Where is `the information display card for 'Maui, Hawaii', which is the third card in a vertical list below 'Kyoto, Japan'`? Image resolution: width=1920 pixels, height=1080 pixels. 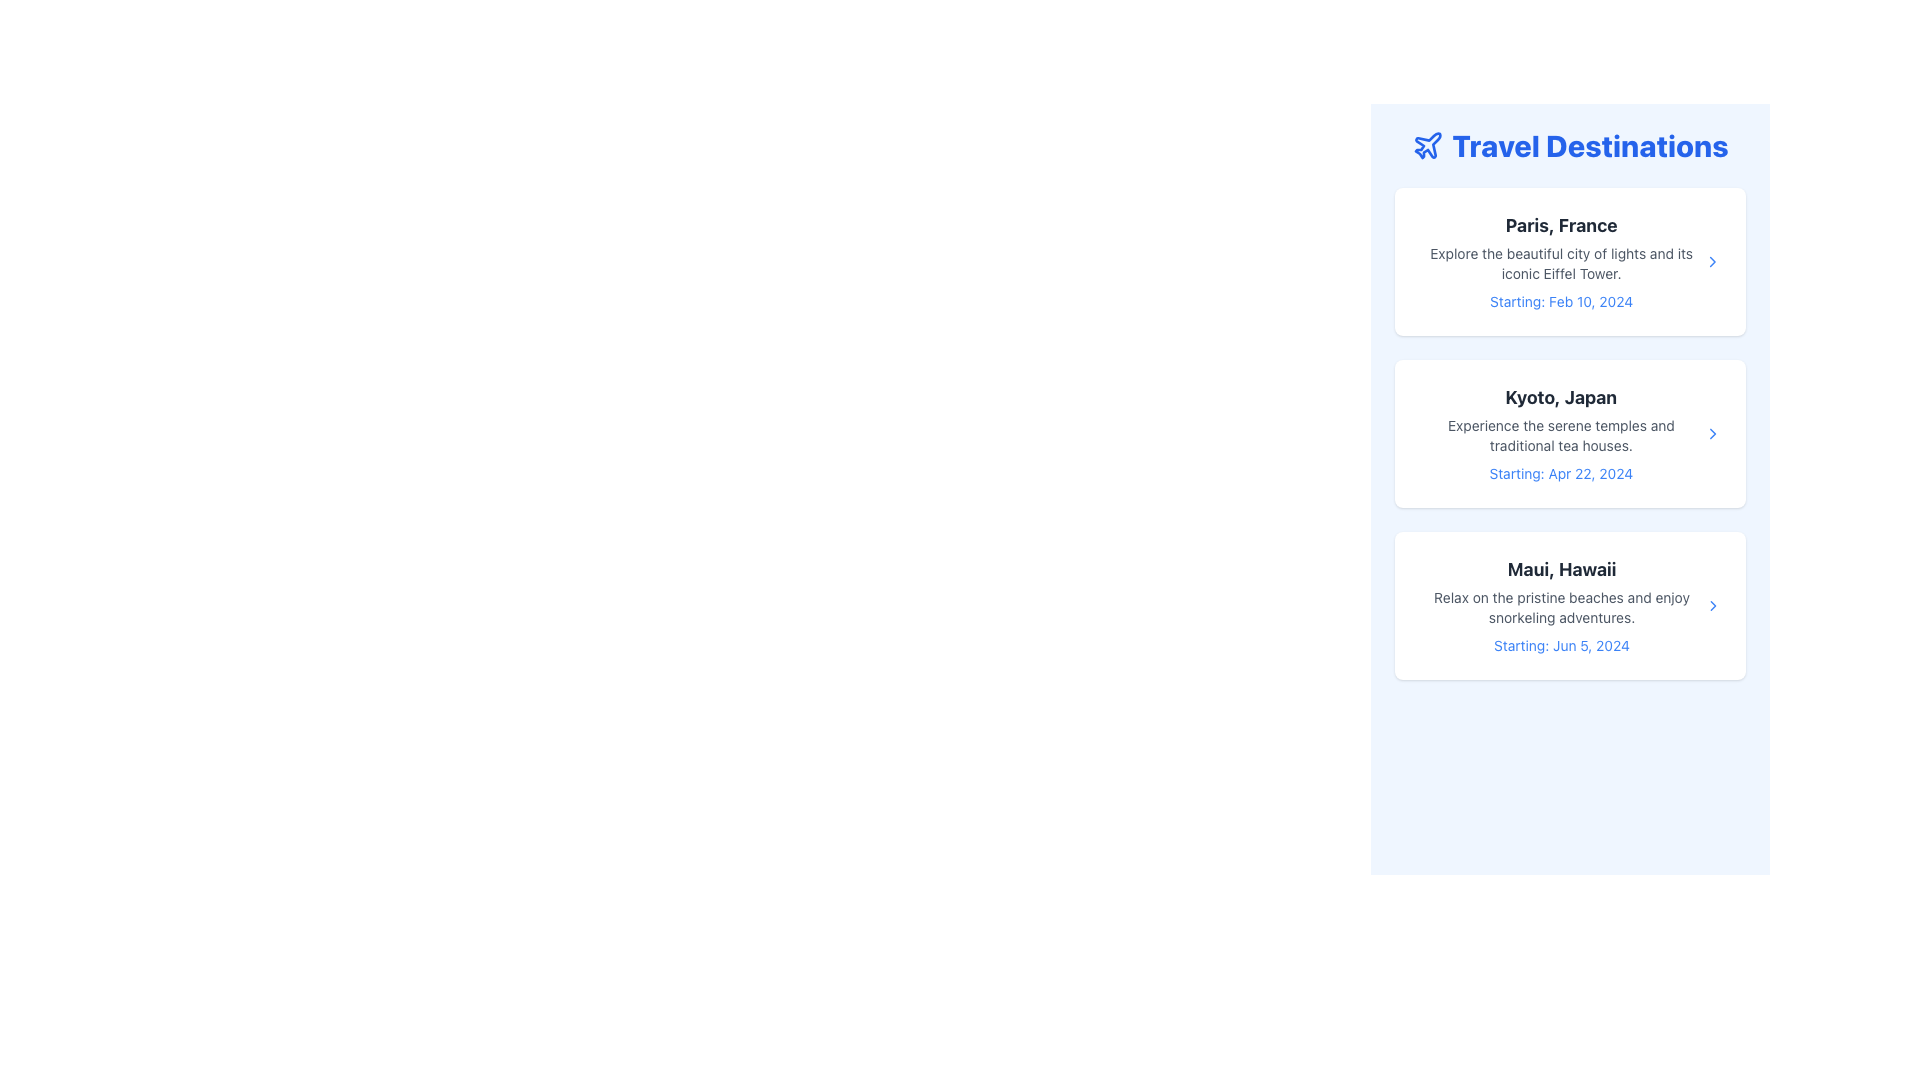 the information display card for 'Maui, Hawaii', which is the third card in a vertical list below 'Kyoto, Japan' is located at coordinates (1561, 604).